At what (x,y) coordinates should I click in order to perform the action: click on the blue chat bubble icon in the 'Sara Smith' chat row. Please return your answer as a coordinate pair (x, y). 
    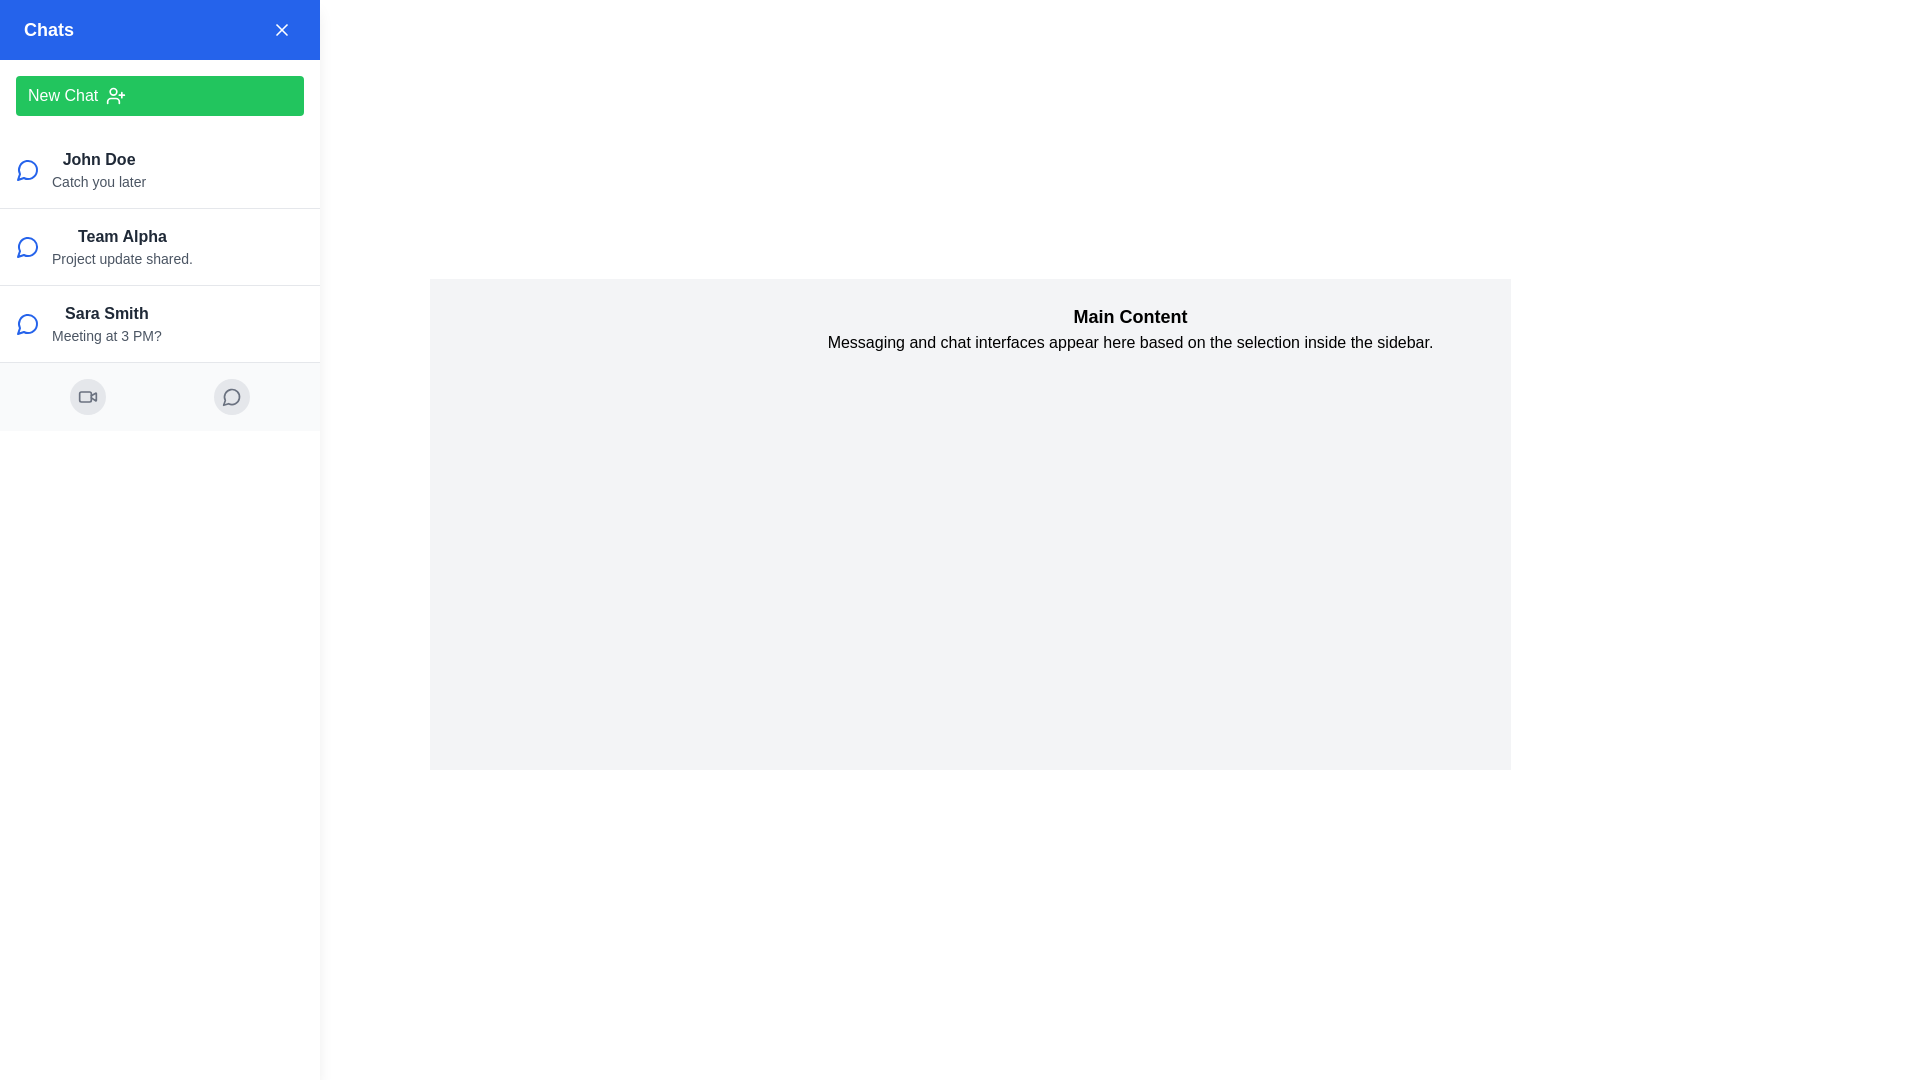
    Looking at the image, I should click on (27, 323).